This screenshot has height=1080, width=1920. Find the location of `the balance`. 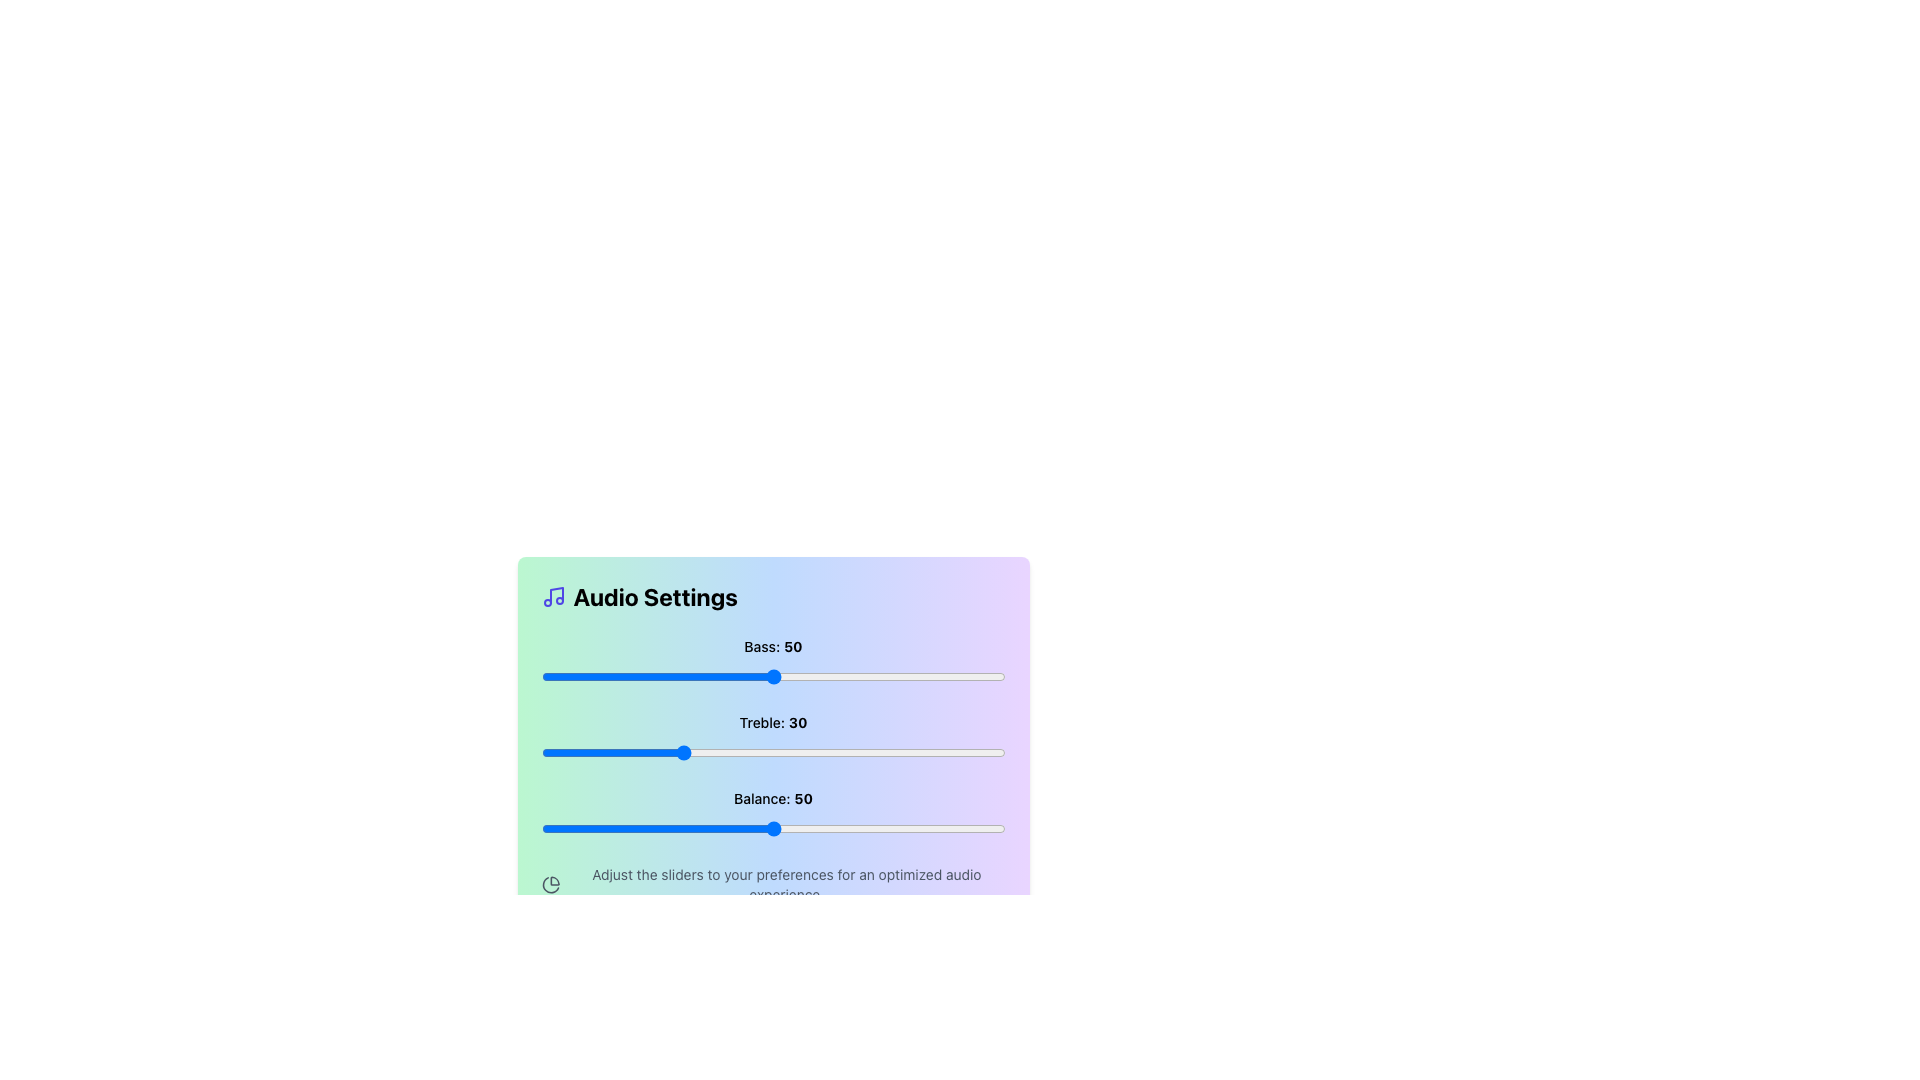

the balance is located at coordinates (713, 829).